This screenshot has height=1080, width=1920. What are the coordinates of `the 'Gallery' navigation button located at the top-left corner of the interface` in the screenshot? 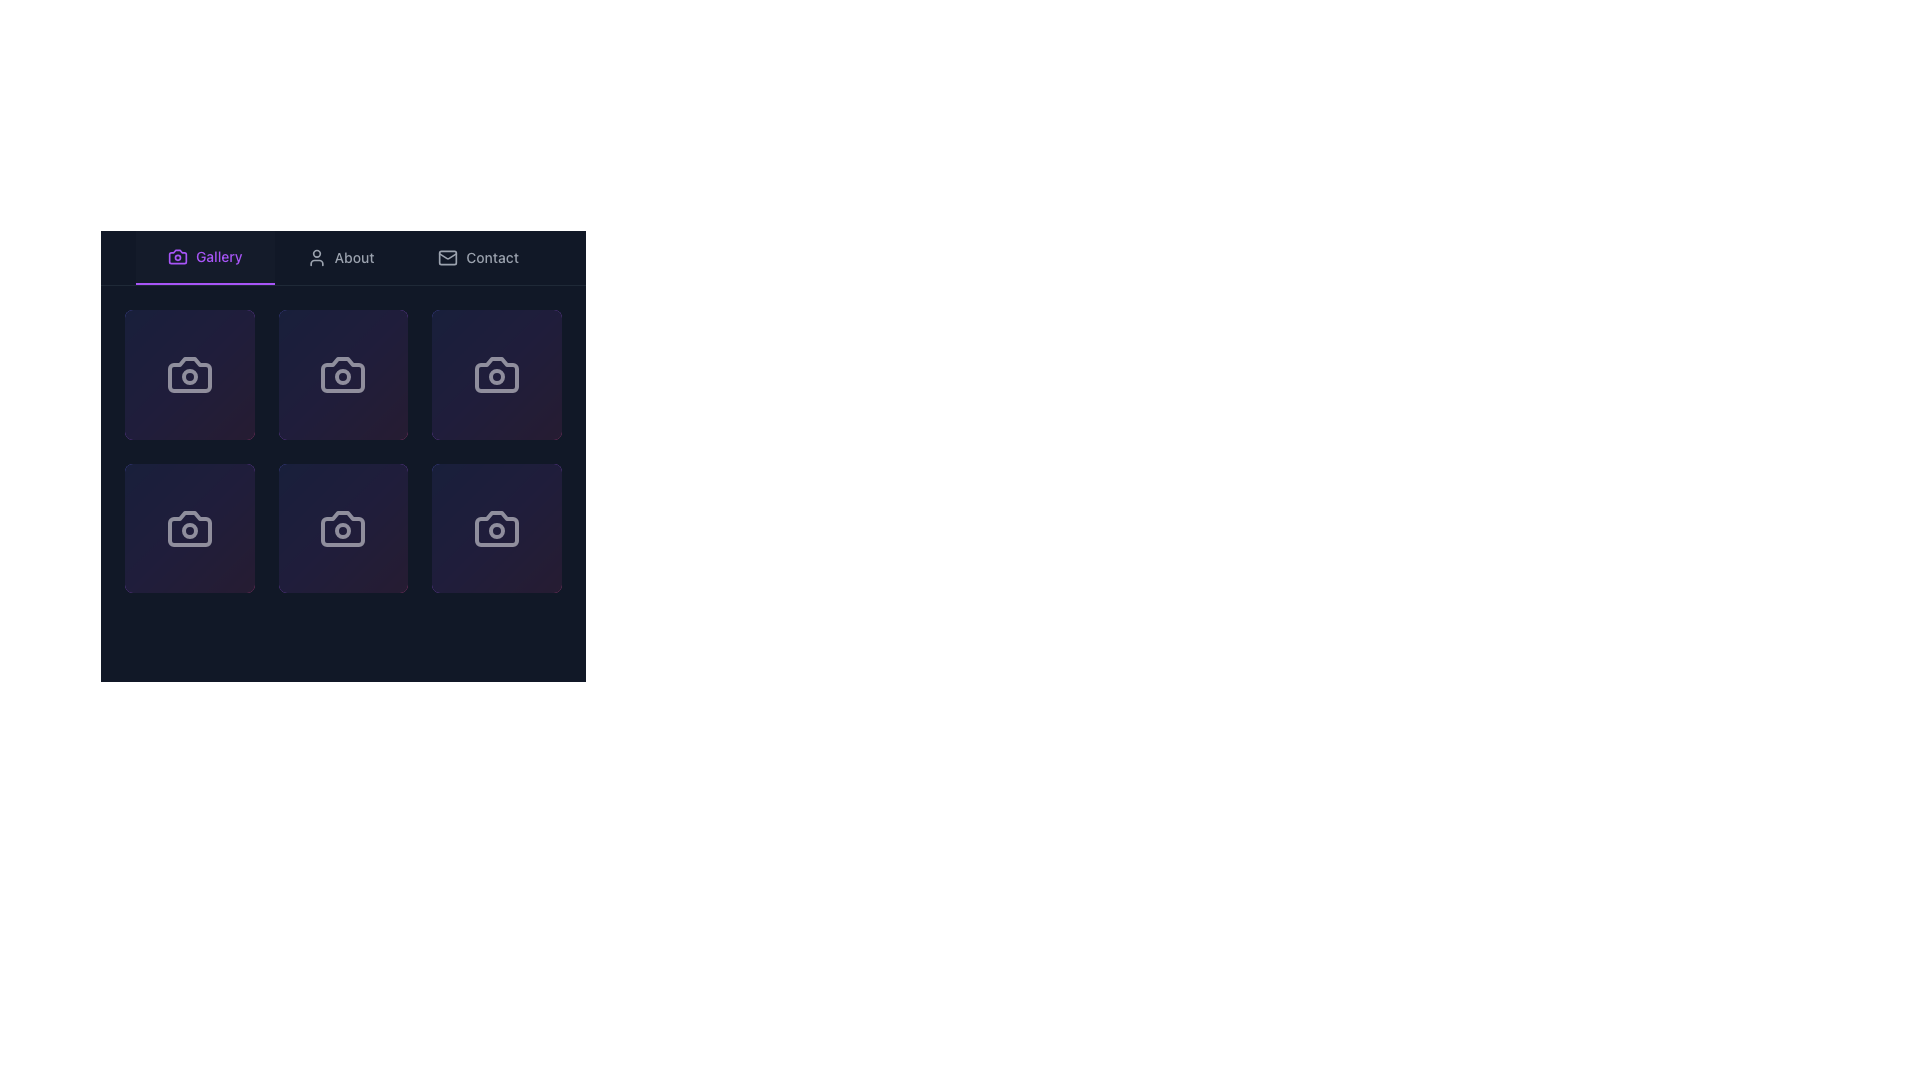 It's located at (205, 257).